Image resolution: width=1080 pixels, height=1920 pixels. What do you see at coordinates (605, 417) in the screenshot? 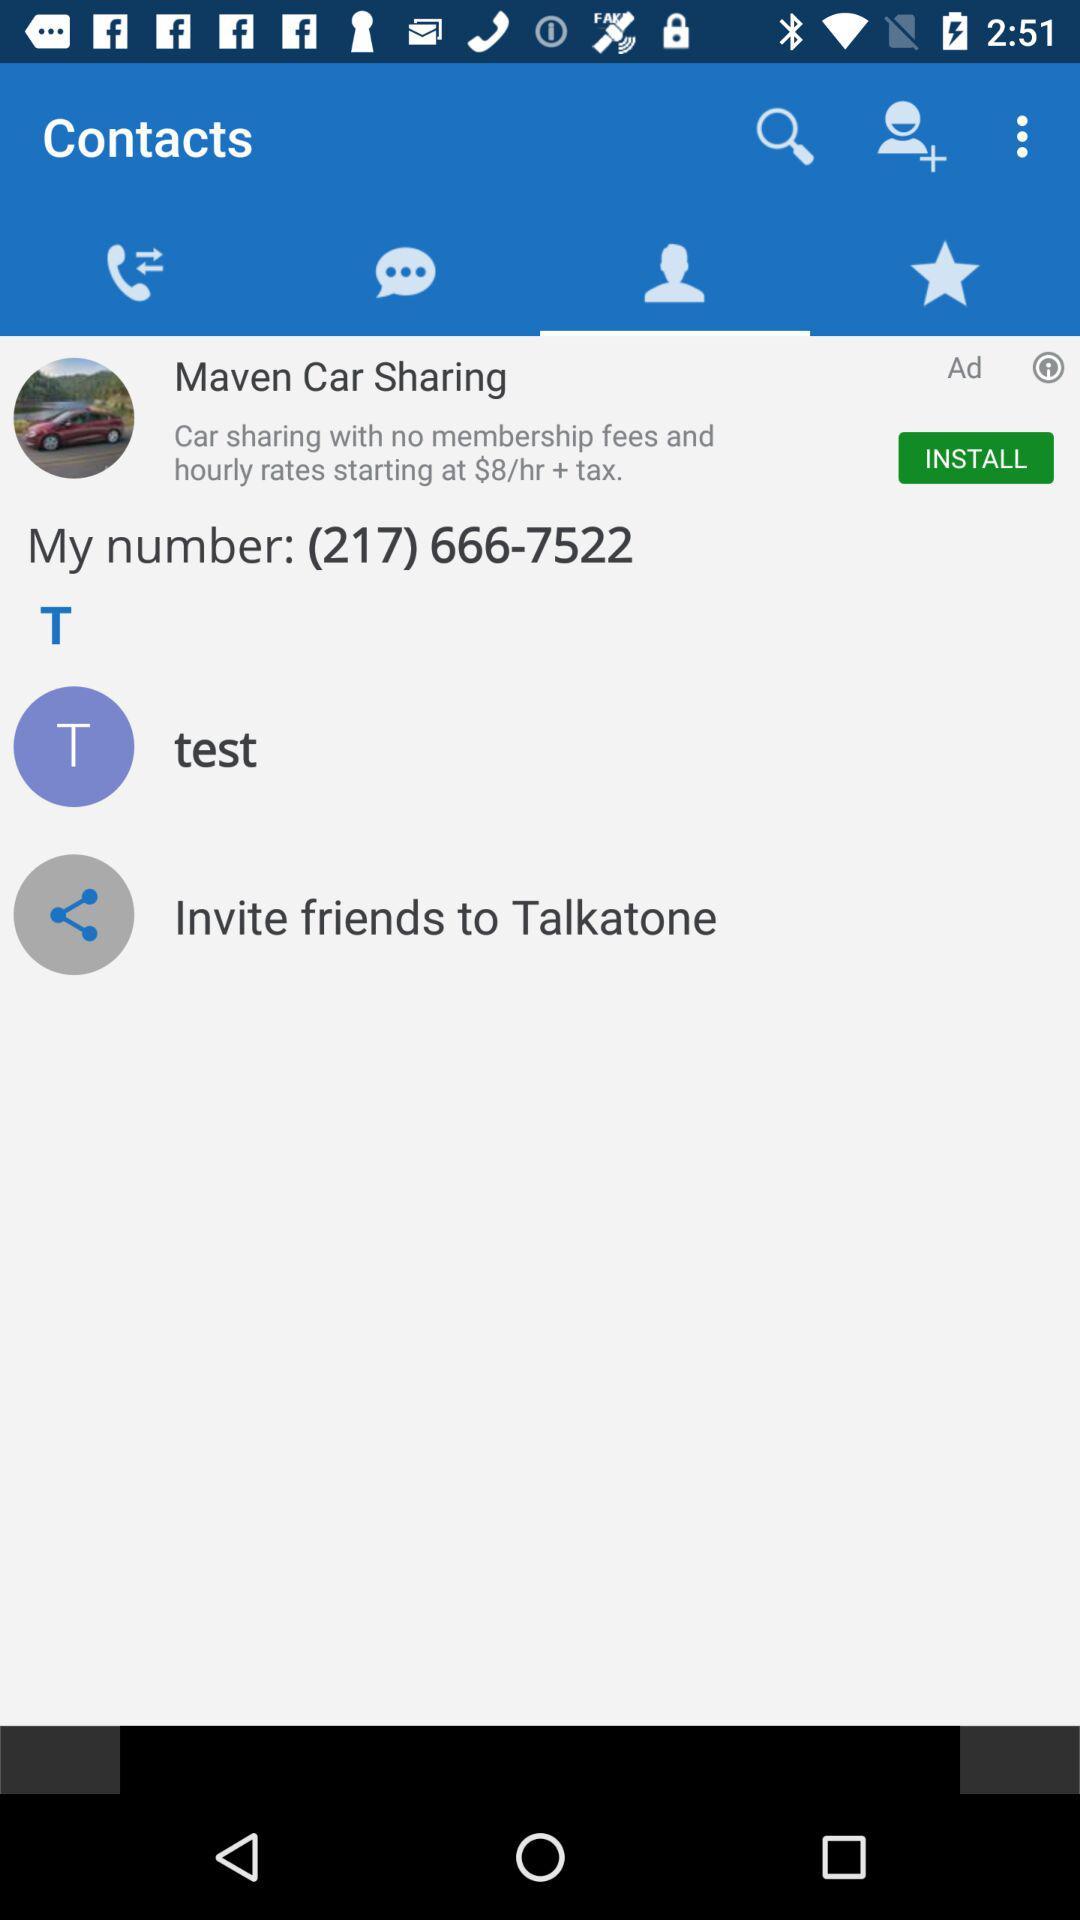
I see `the advertisement` at bounding box center [605, 417].